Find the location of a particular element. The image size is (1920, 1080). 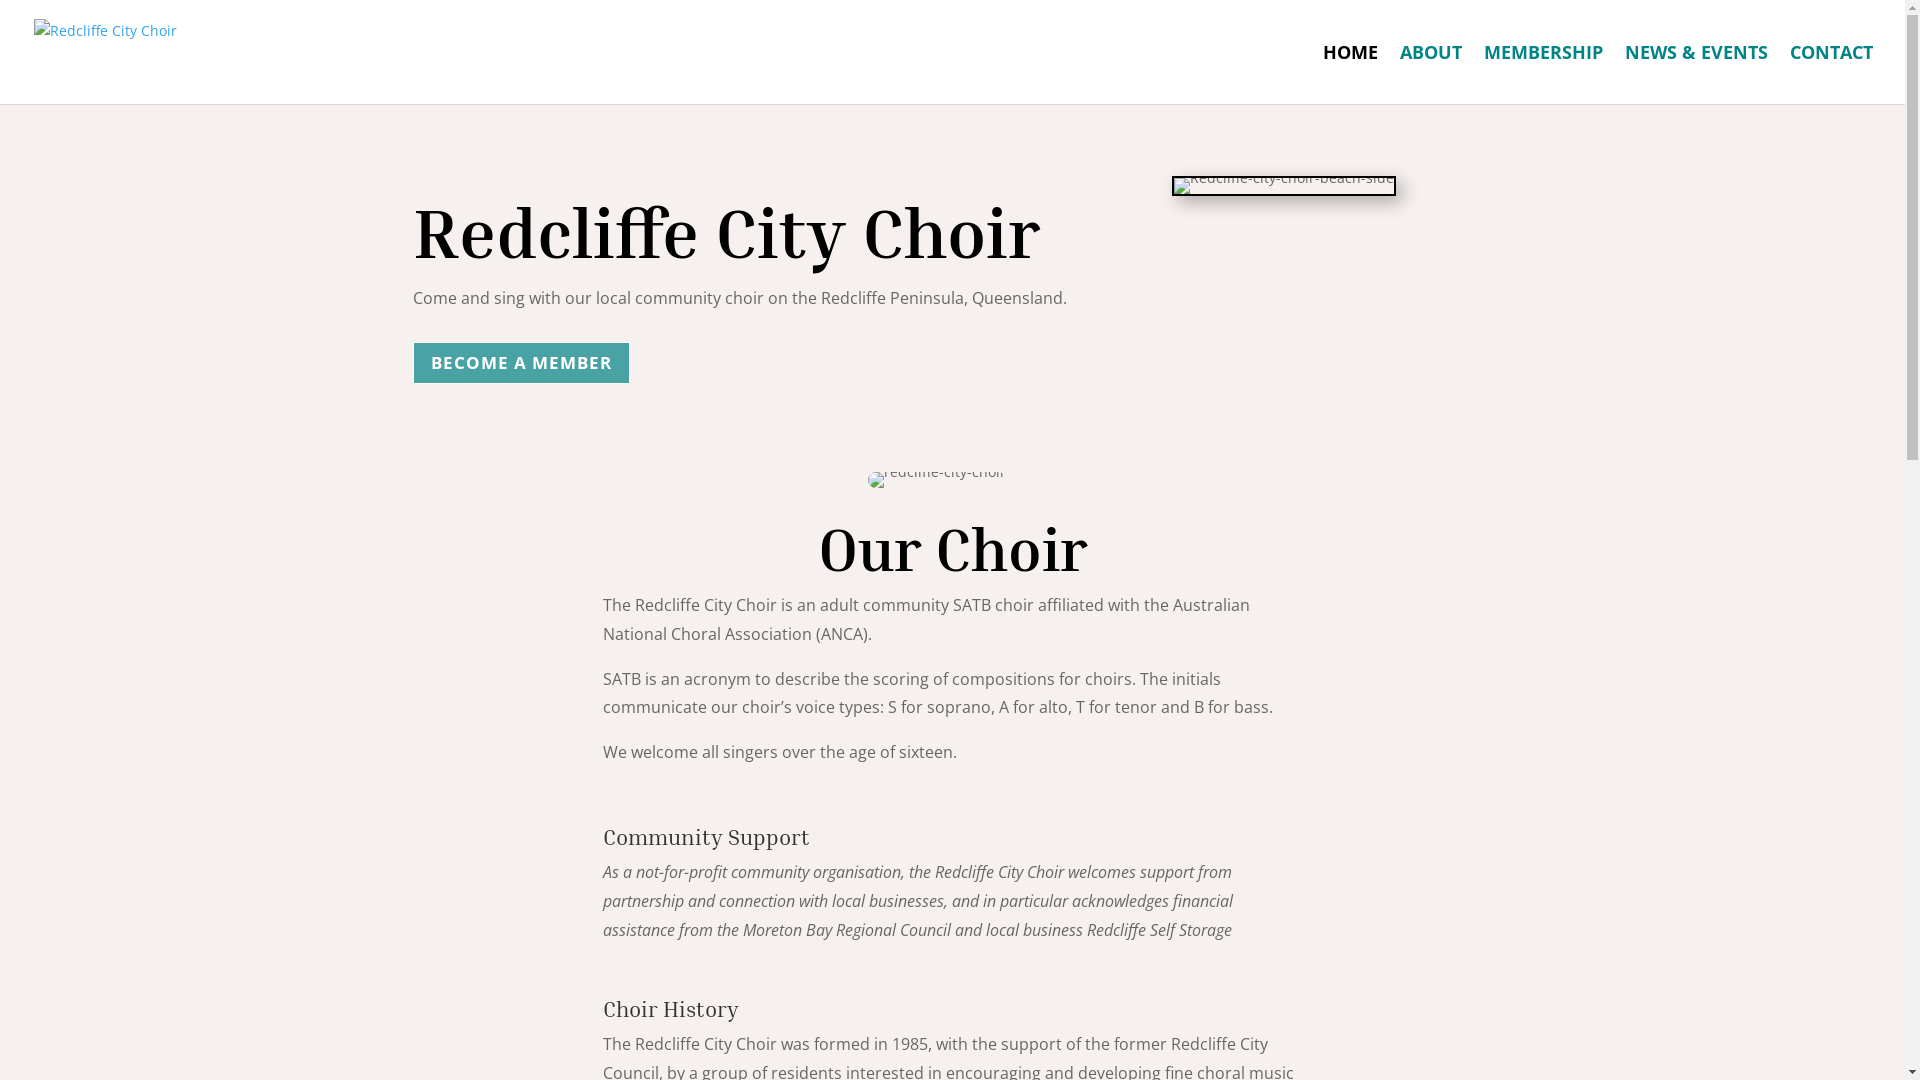

'CONTACT' is located at coordinates (1831, 73).